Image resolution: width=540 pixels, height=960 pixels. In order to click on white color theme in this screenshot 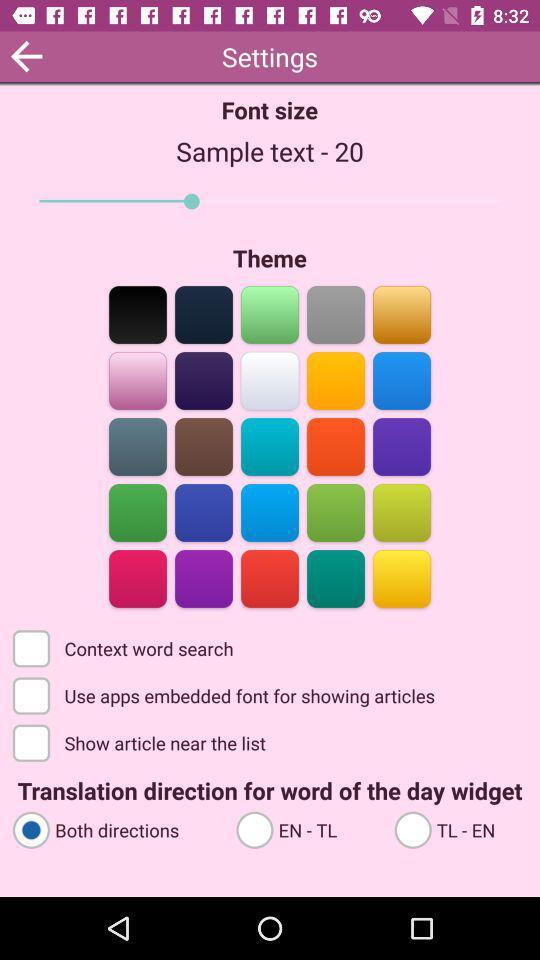, I will do `click(270, 378)`.